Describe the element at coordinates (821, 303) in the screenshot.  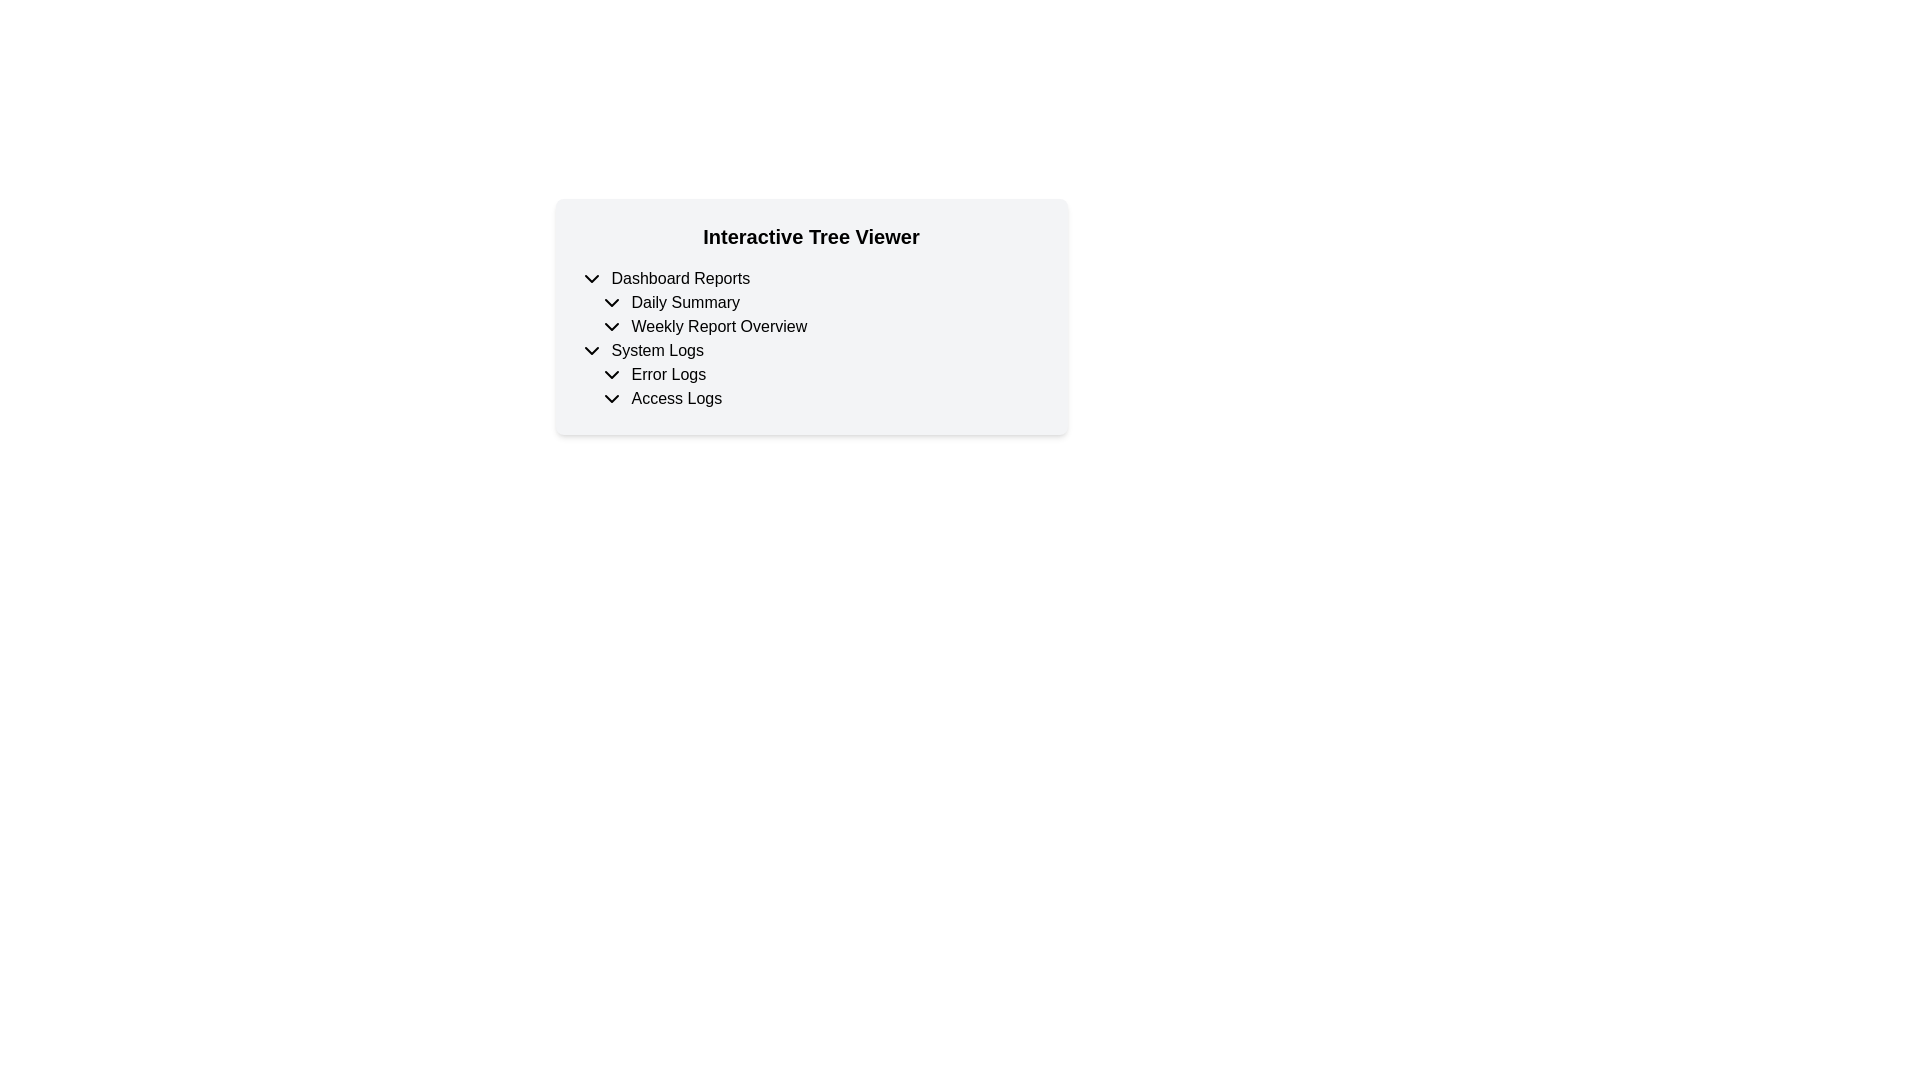
I see `the 'Daily Summary' collapsible menu item using keyboard navigation` at that location.